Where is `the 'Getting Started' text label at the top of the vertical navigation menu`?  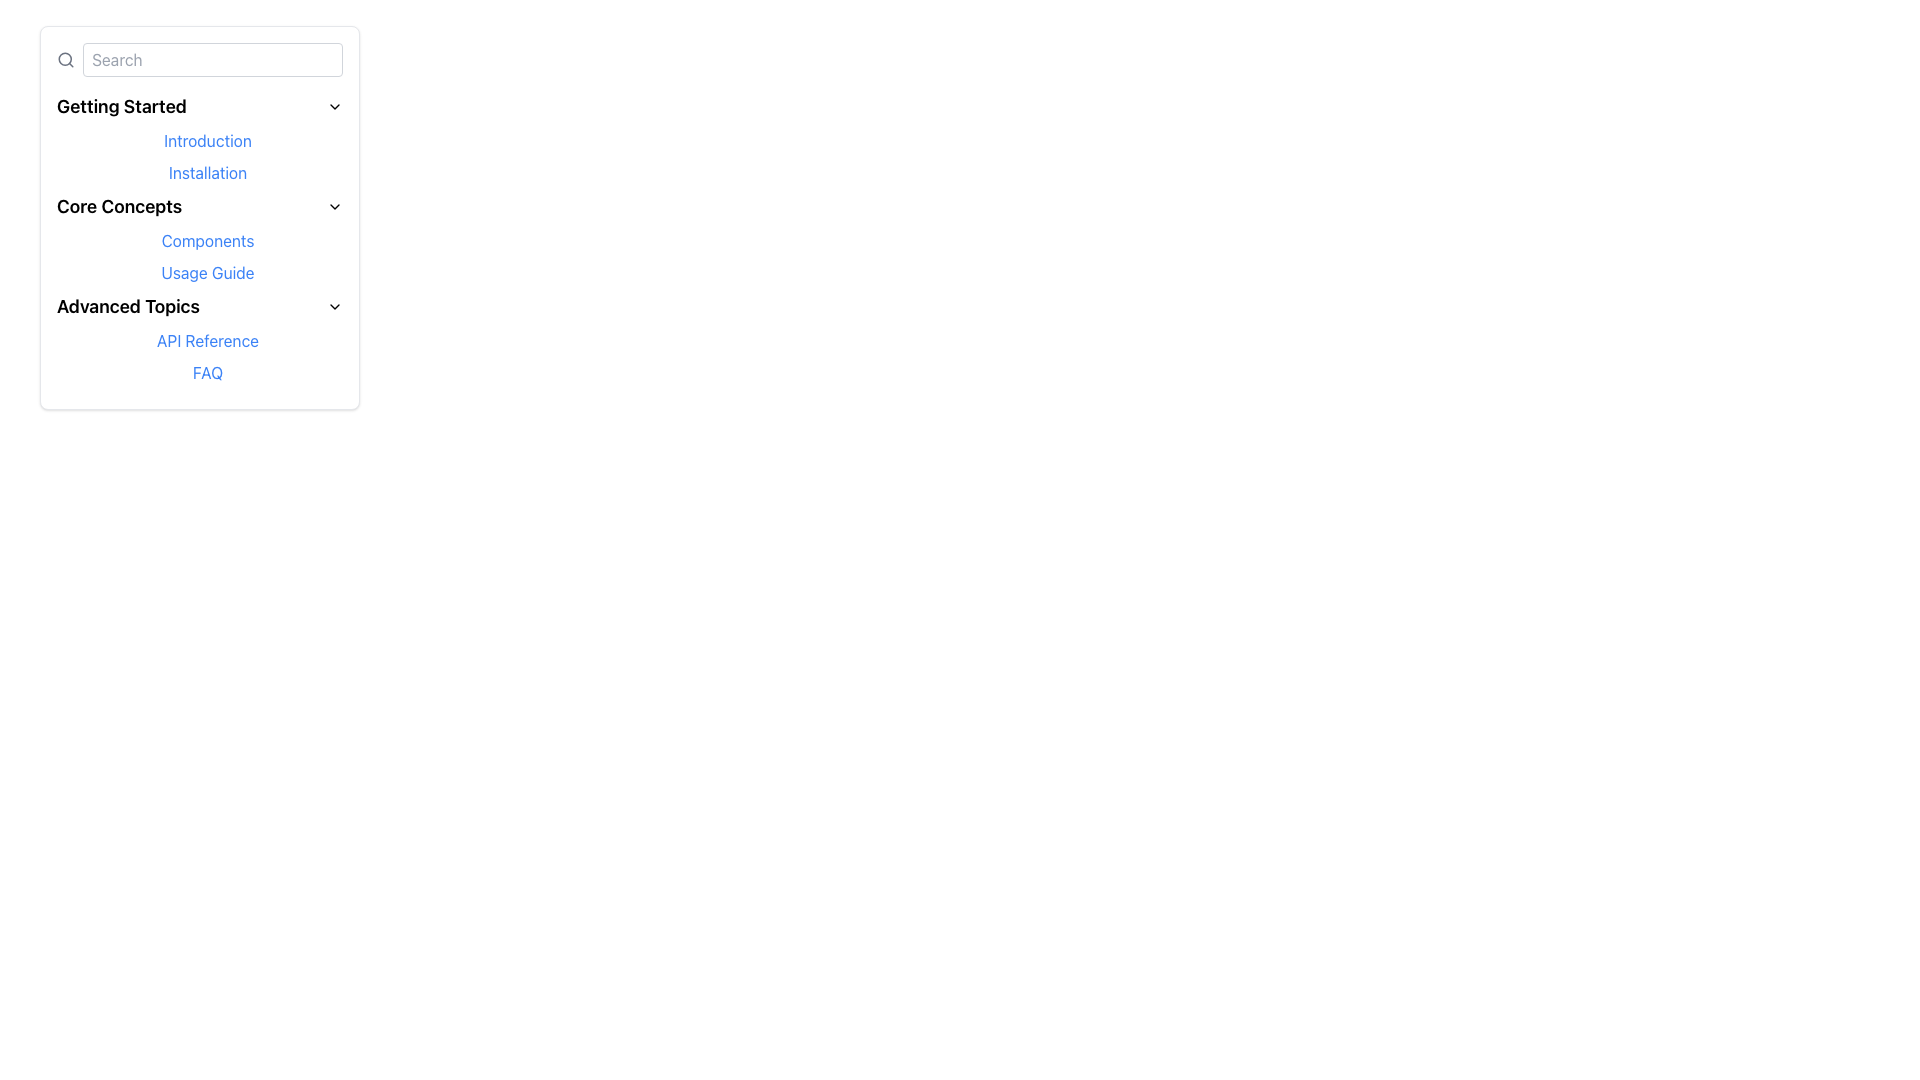
the 'Getting Started' text label at the top of the vertical navigation menu is located at coordinates (120, 107).